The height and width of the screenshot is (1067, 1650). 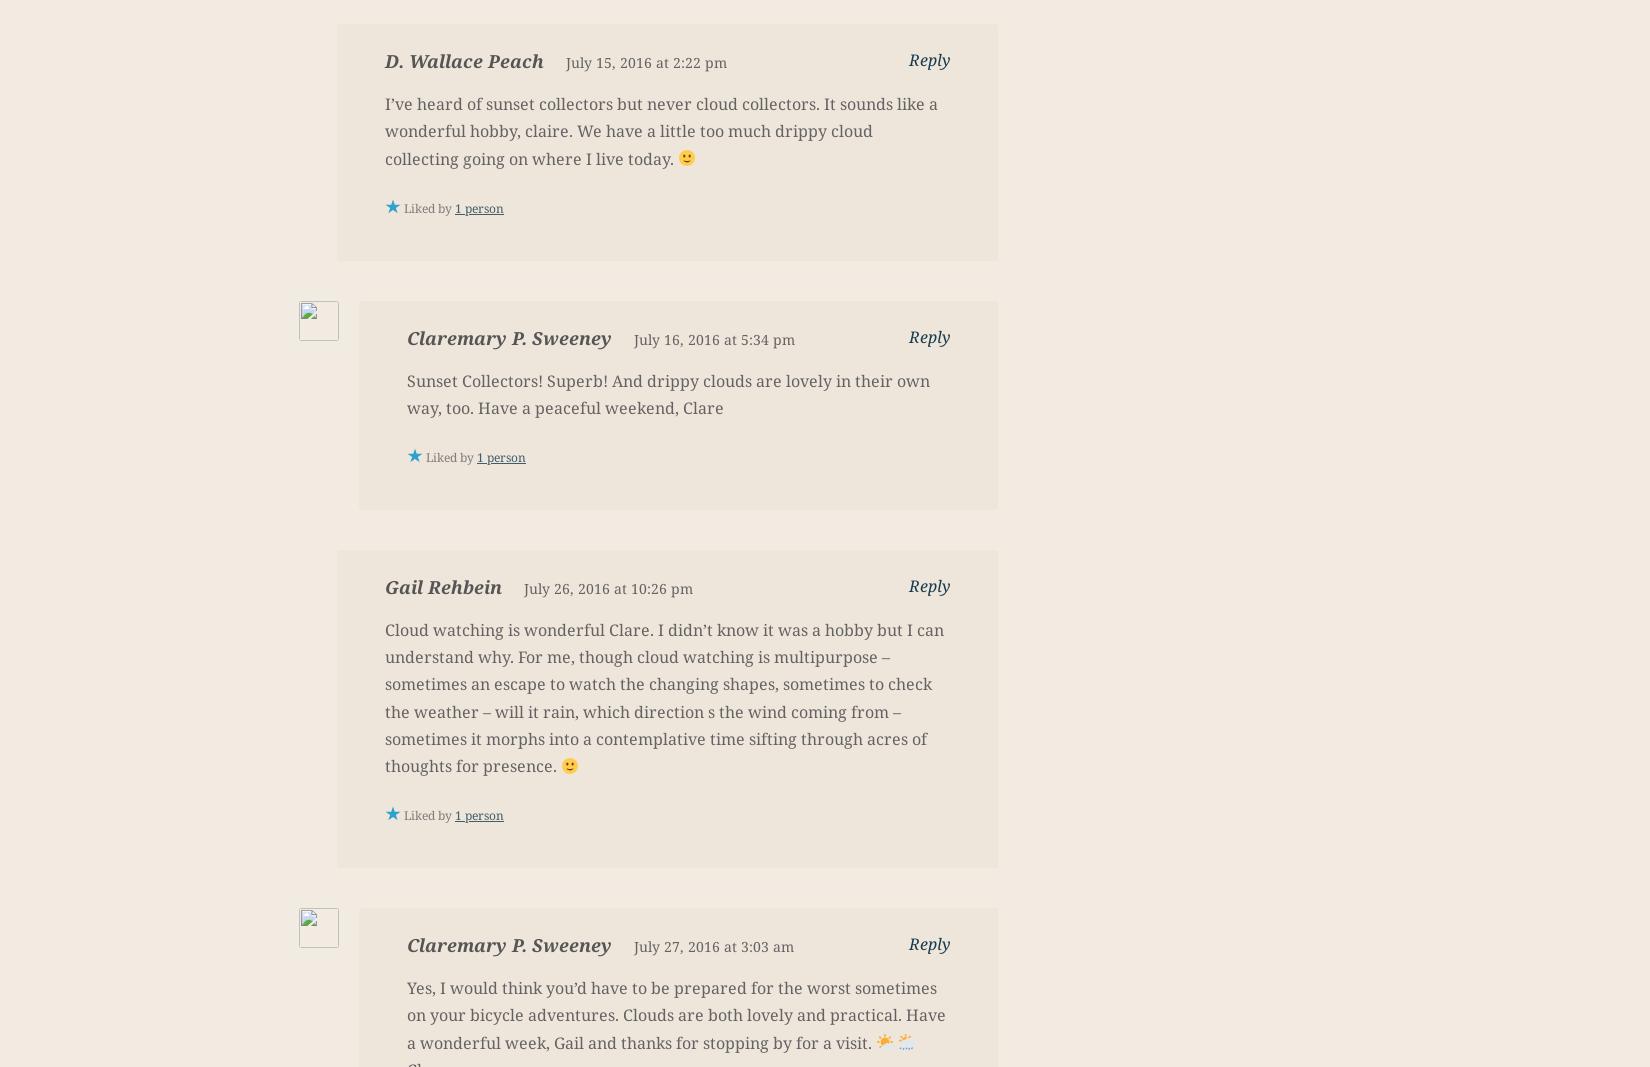 I want to click on 'Yes, I would think you’d have to be prepared for the worst sometimes on your bicycle adventures. Clouds are both lovely and practical. Have a wonderful week, Gail and thanks for stopping by for a visit.', so click(x=675, y=1015).